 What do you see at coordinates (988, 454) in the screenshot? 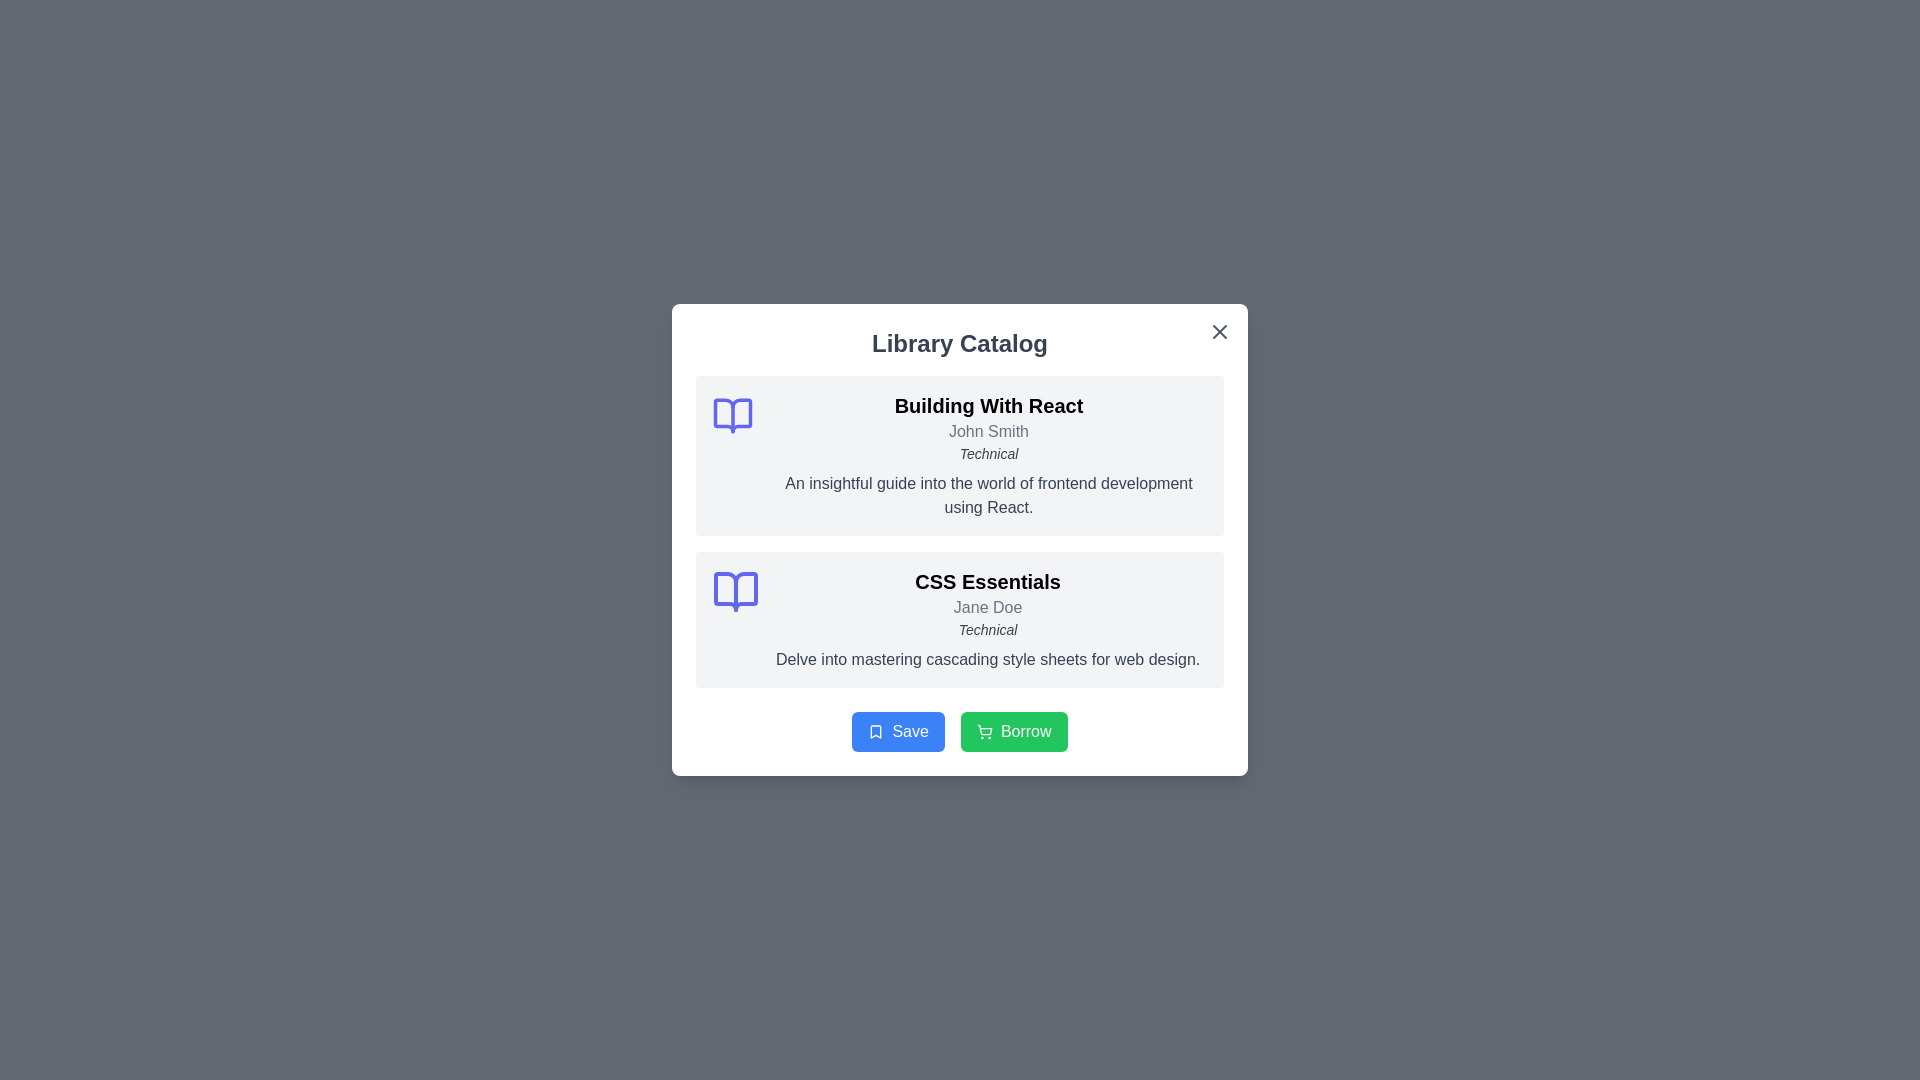
I see `text label located centrally beneath the title 'Building With React' and the name 'John Smith', which serves as a categorization for the topic` at bounding box center [988, 454].